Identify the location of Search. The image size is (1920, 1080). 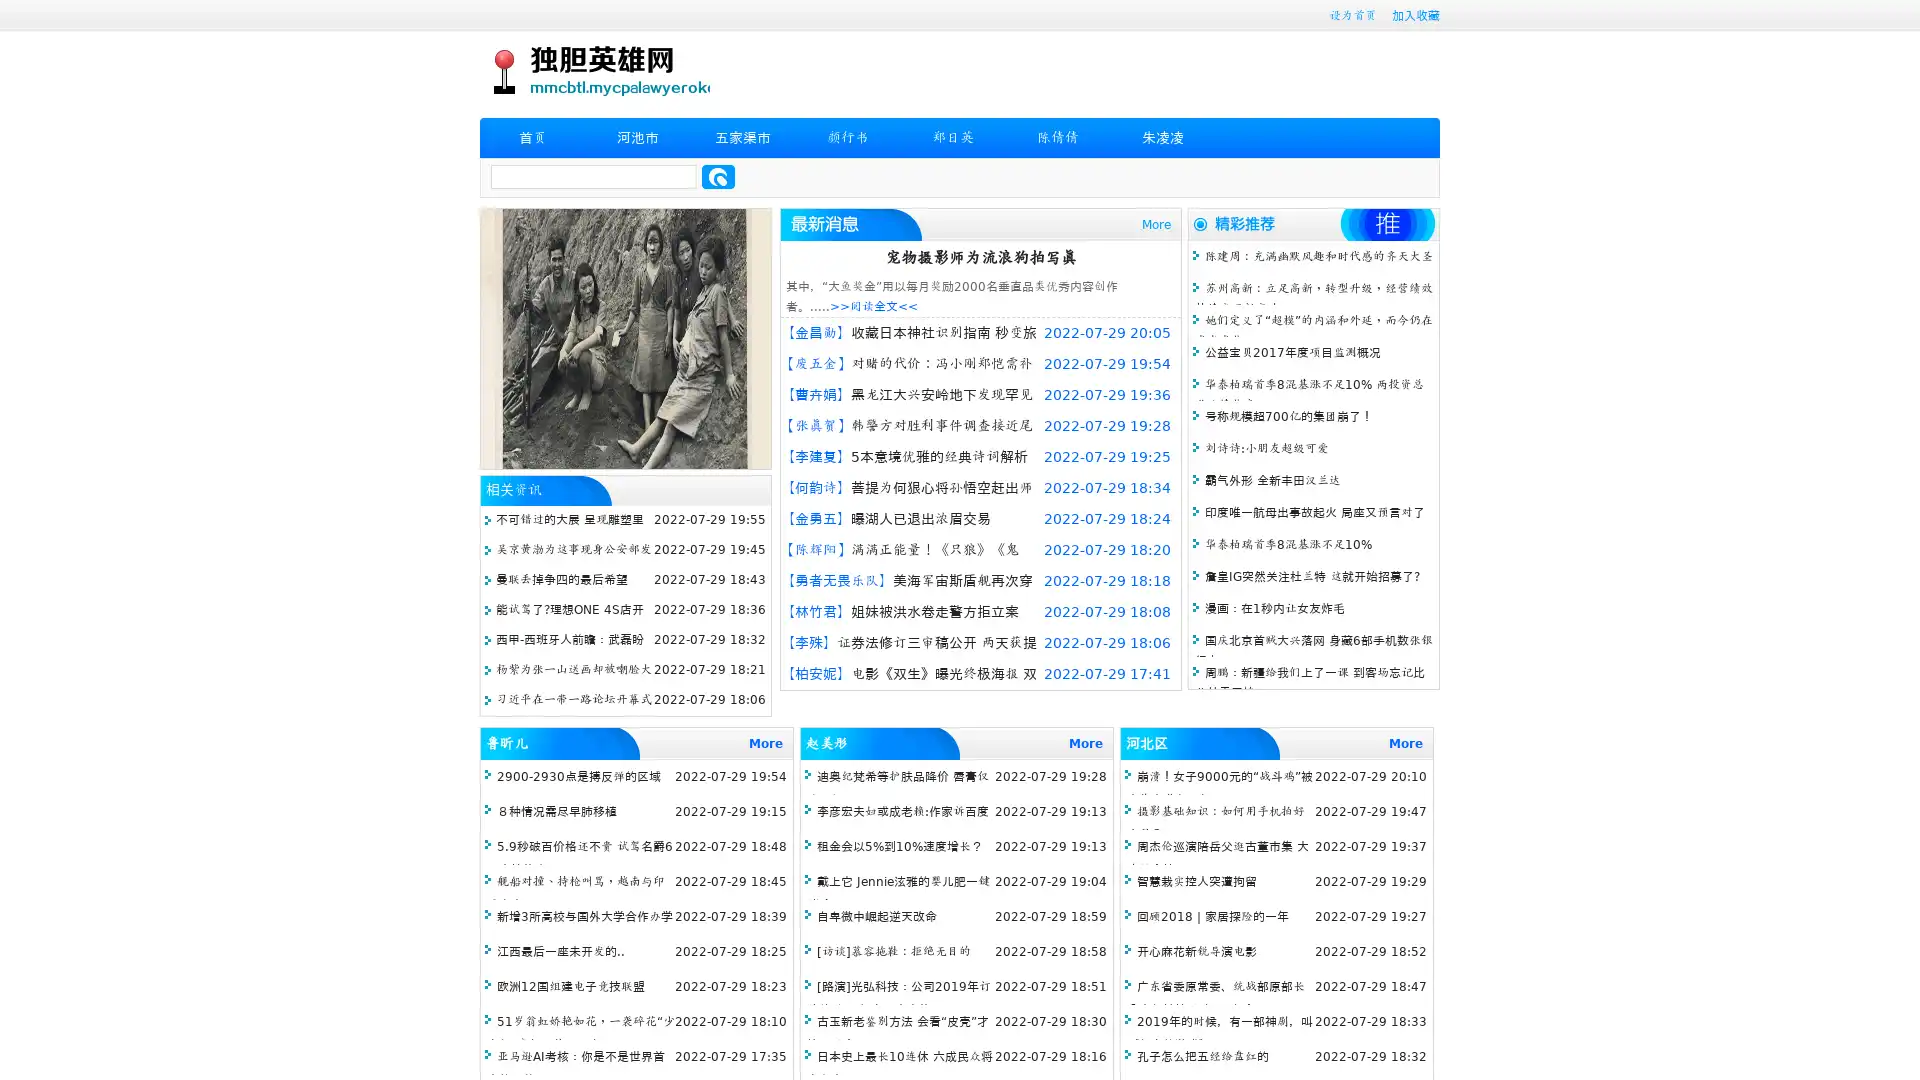
(718, 176).